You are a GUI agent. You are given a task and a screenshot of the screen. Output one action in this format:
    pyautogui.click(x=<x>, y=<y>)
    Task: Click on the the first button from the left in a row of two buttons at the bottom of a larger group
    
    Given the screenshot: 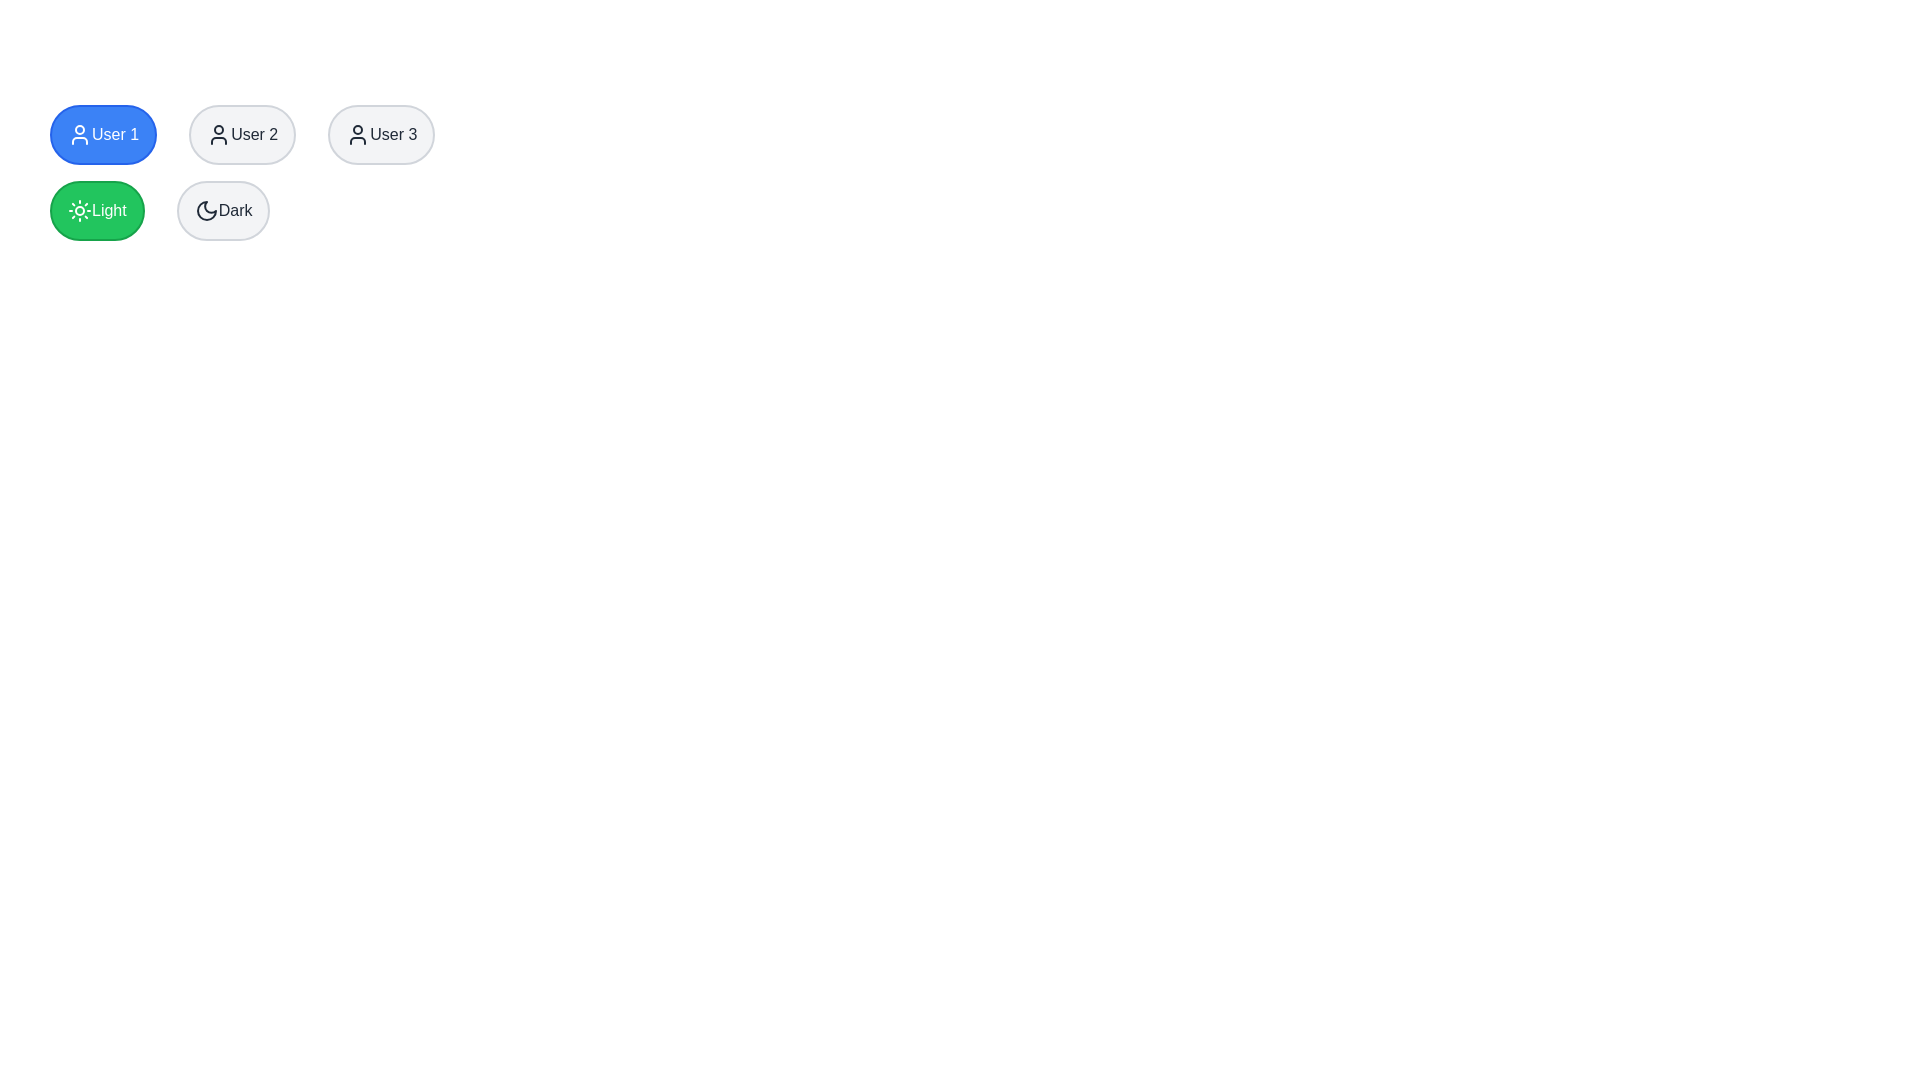 What is the action you would take?
    pyautogui.click(x=96, y=211)
    